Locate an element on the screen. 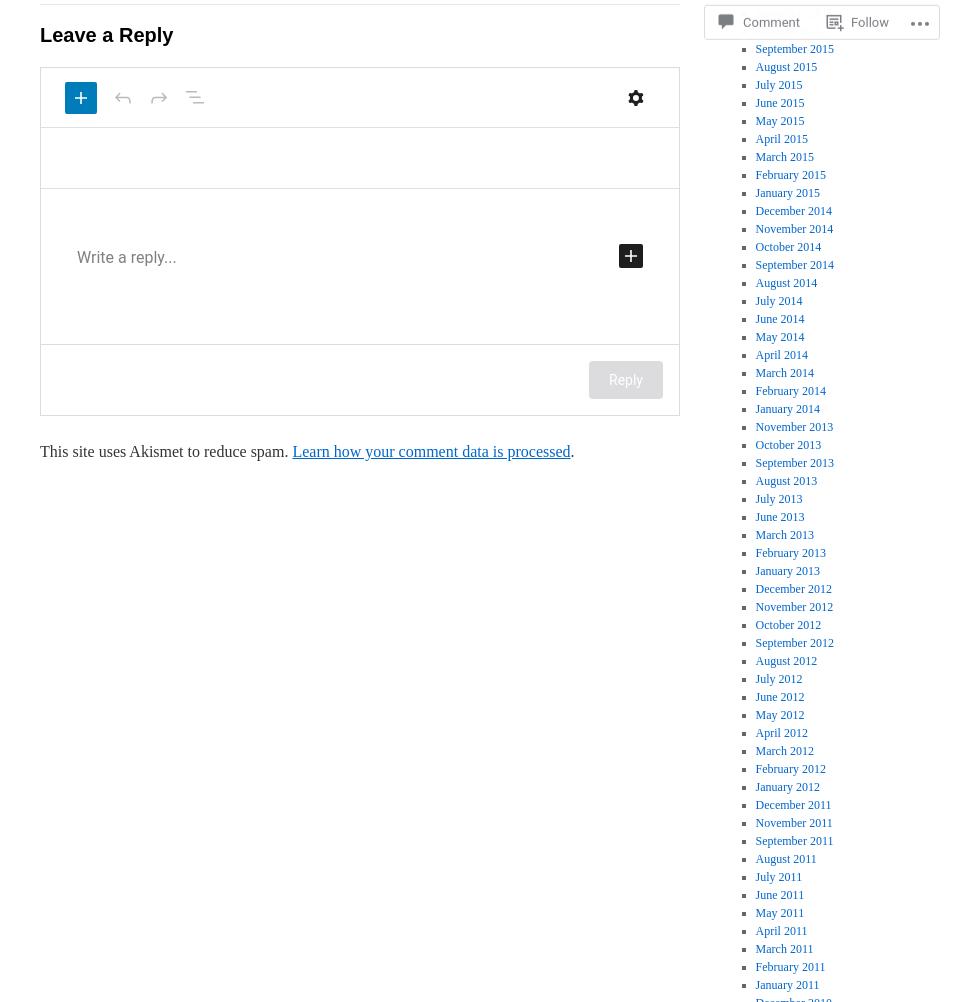  'October 2013' is located at coordinates (788, 443).